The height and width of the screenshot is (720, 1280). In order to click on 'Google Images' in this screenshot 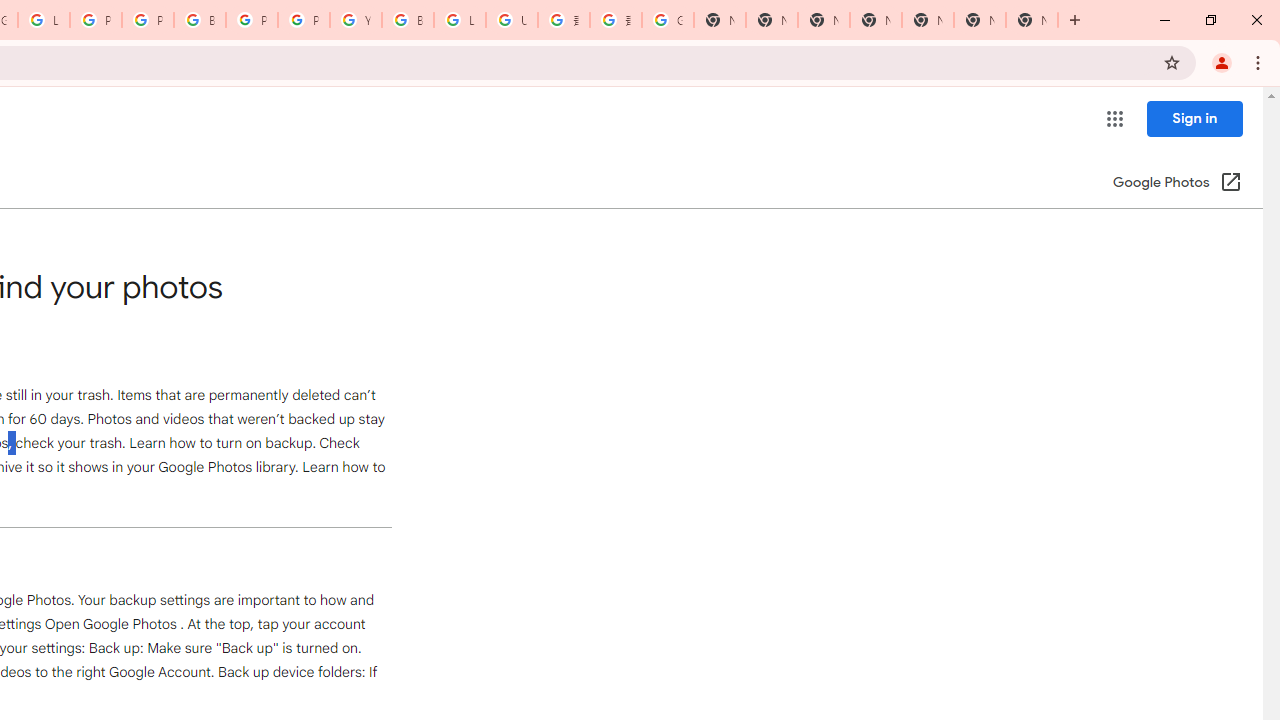, I will do `click(668, 20)`.